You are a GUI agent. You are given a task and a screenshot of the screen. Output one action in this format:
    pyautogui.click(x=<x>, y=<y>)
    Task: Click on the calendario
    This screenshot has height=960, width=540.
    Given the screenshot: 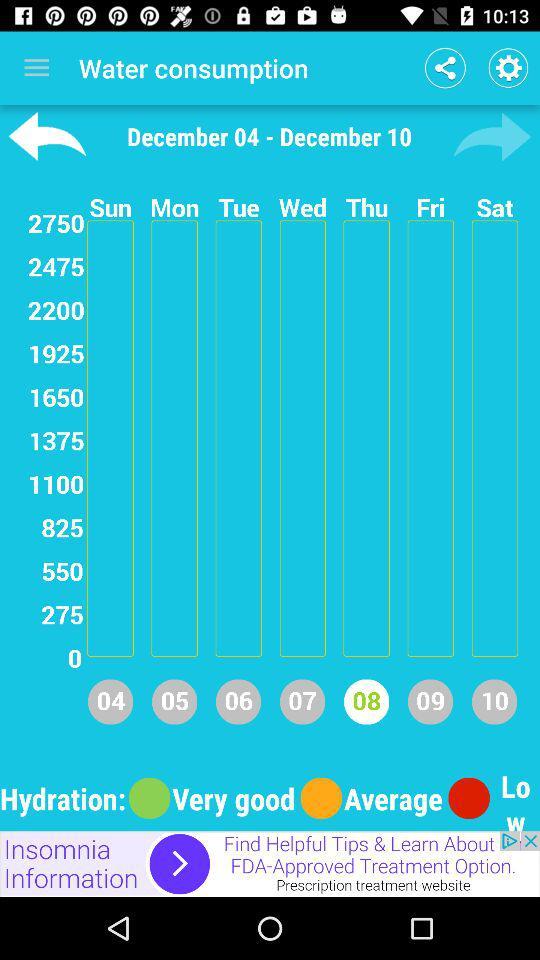 What is the action you would take?
    pyautogui.click(x=491, y=135)
    